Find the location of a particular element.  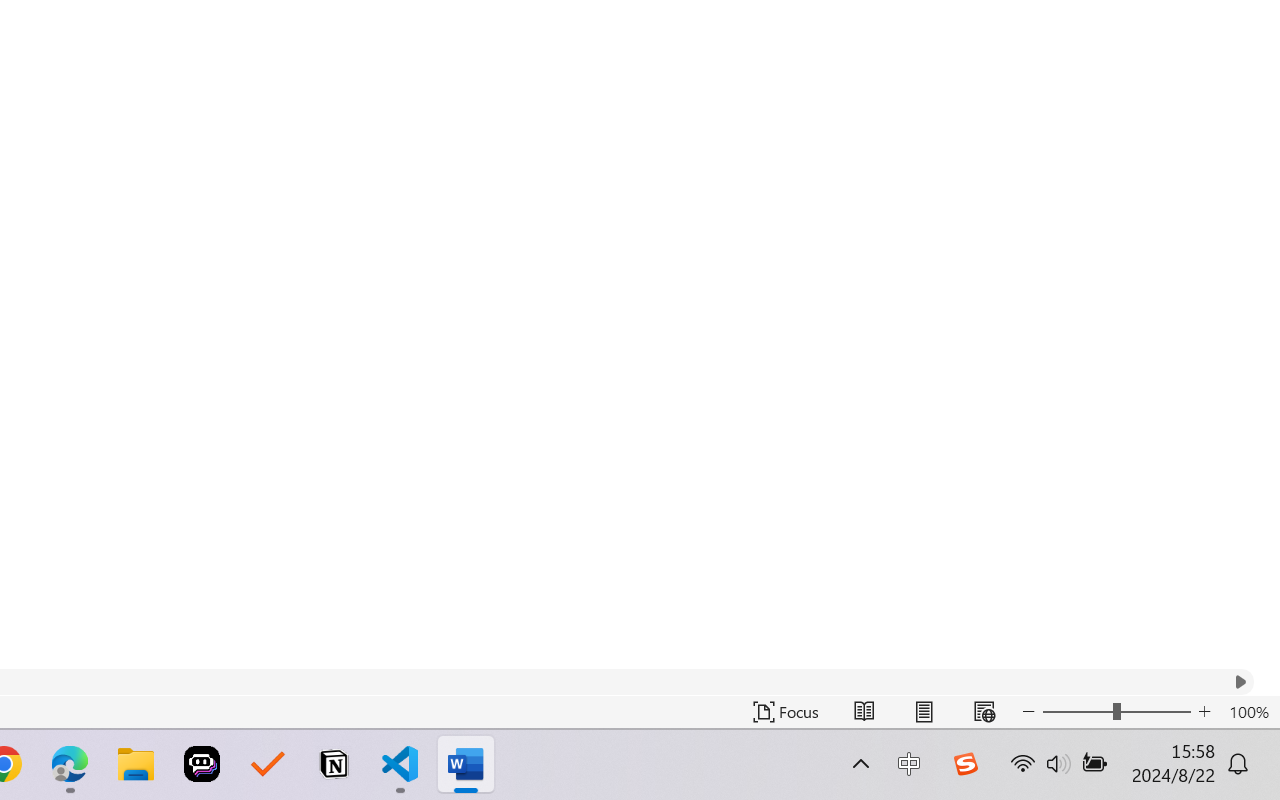

'Zoom 100%' is located at coordinates (1248, 711).